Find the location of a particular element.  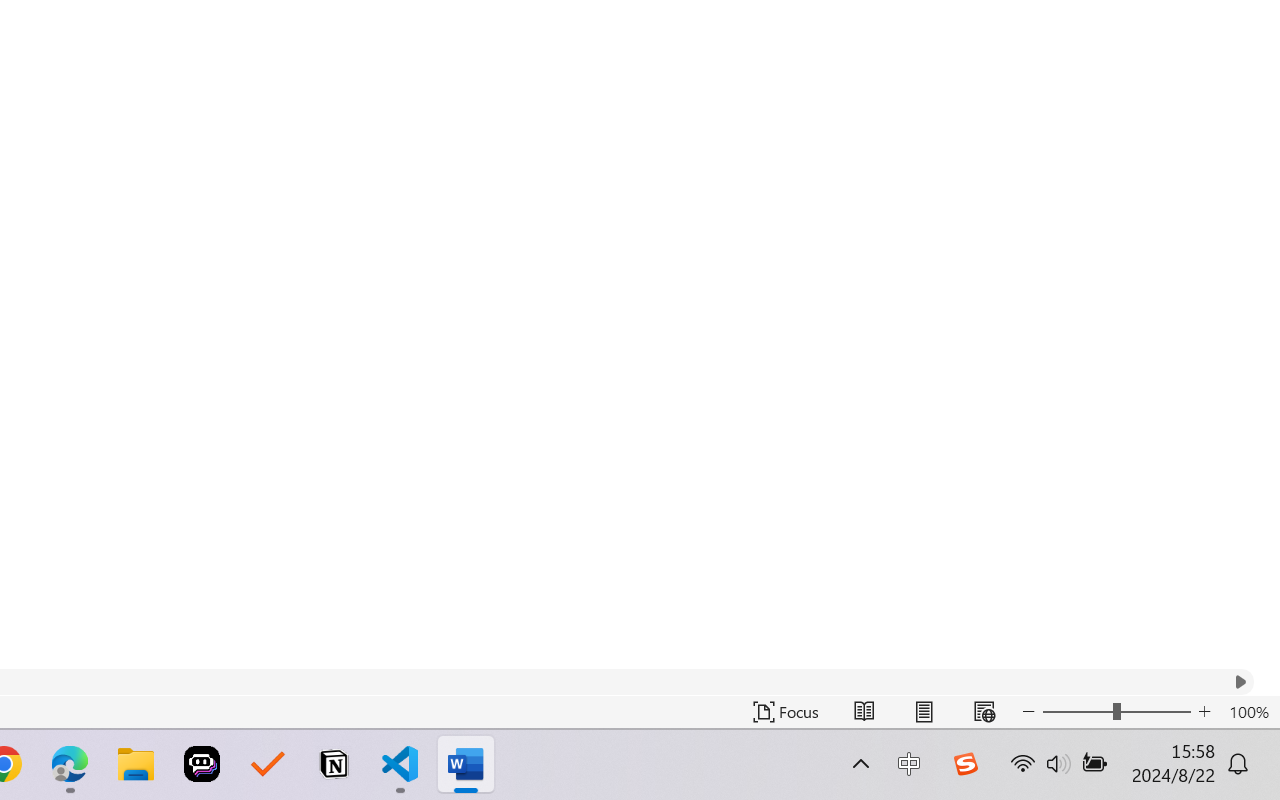

'Zoom 100%' is located at coordinates (1248, 711).